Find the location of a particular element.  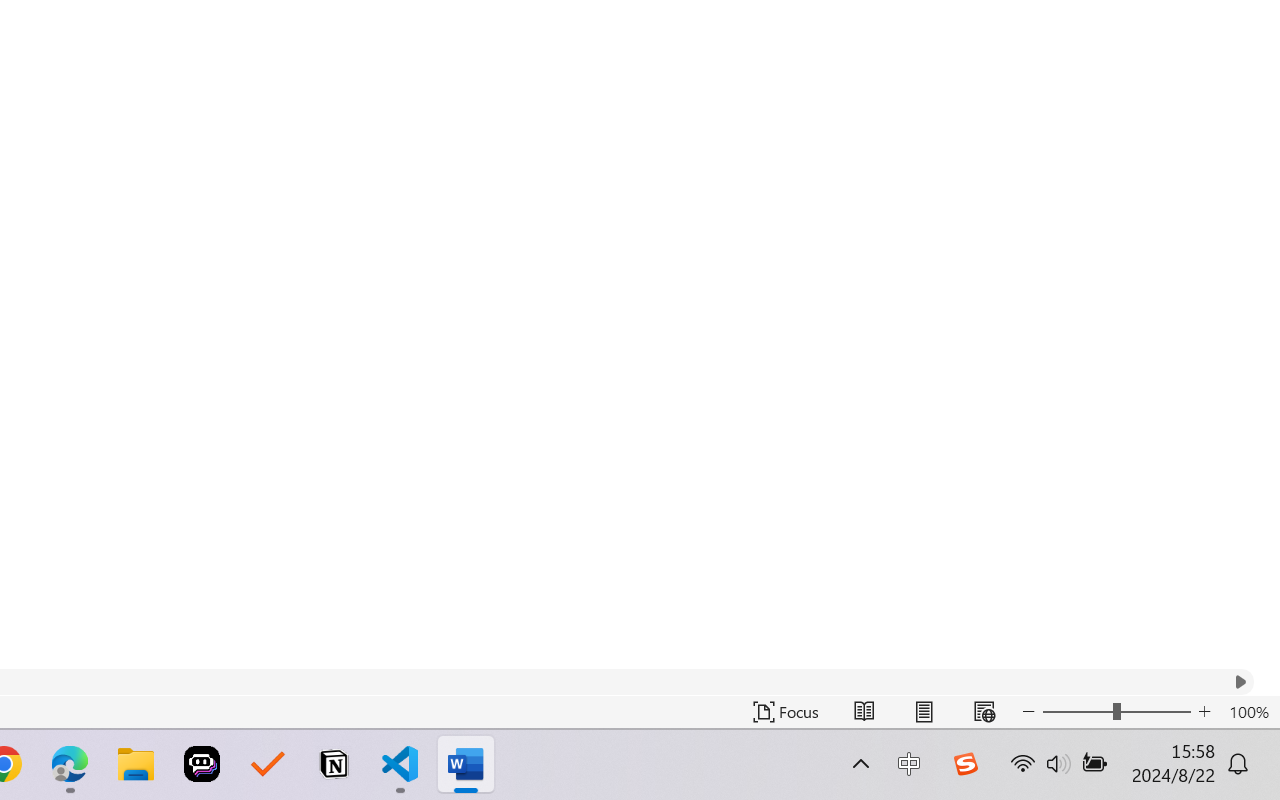

'Zoom 100%' is located at coordinates (1248, 711).